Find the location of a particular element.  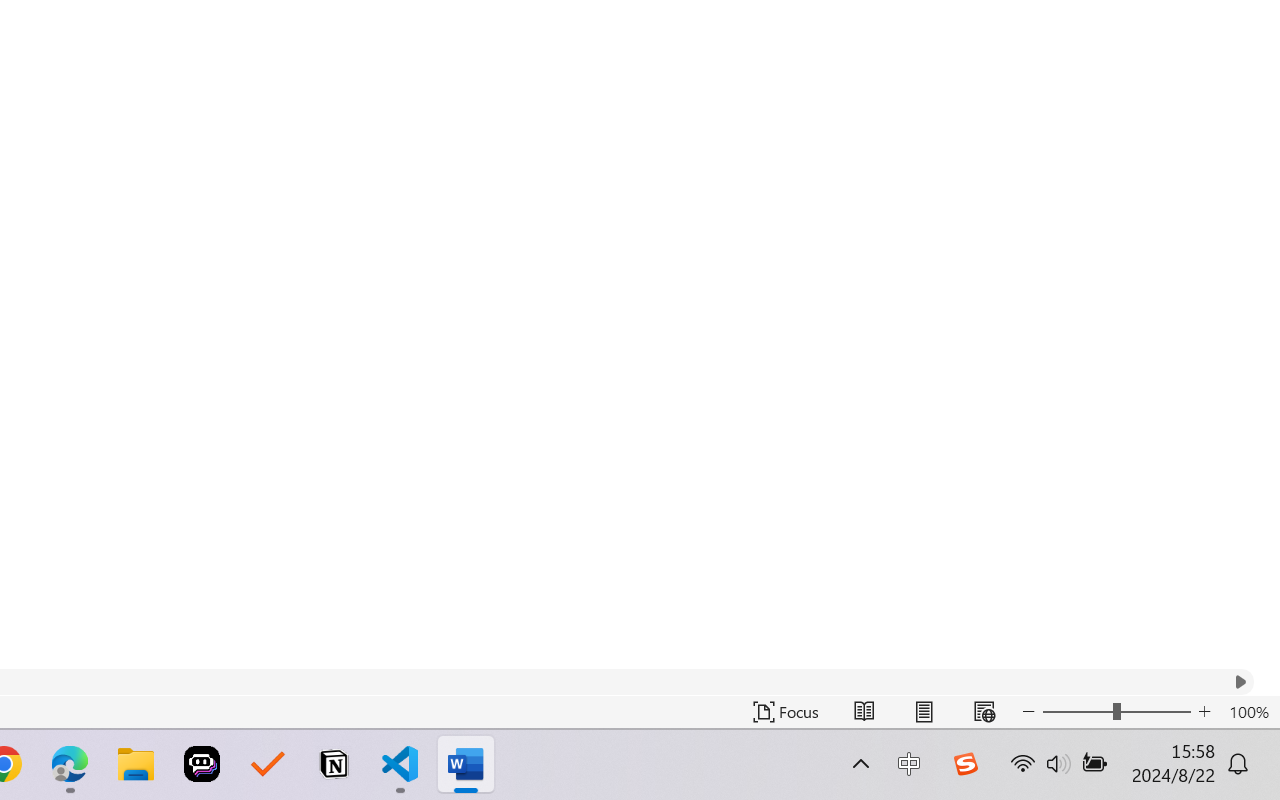

'Zoom 100%' is located at coordinates (1248, 711).